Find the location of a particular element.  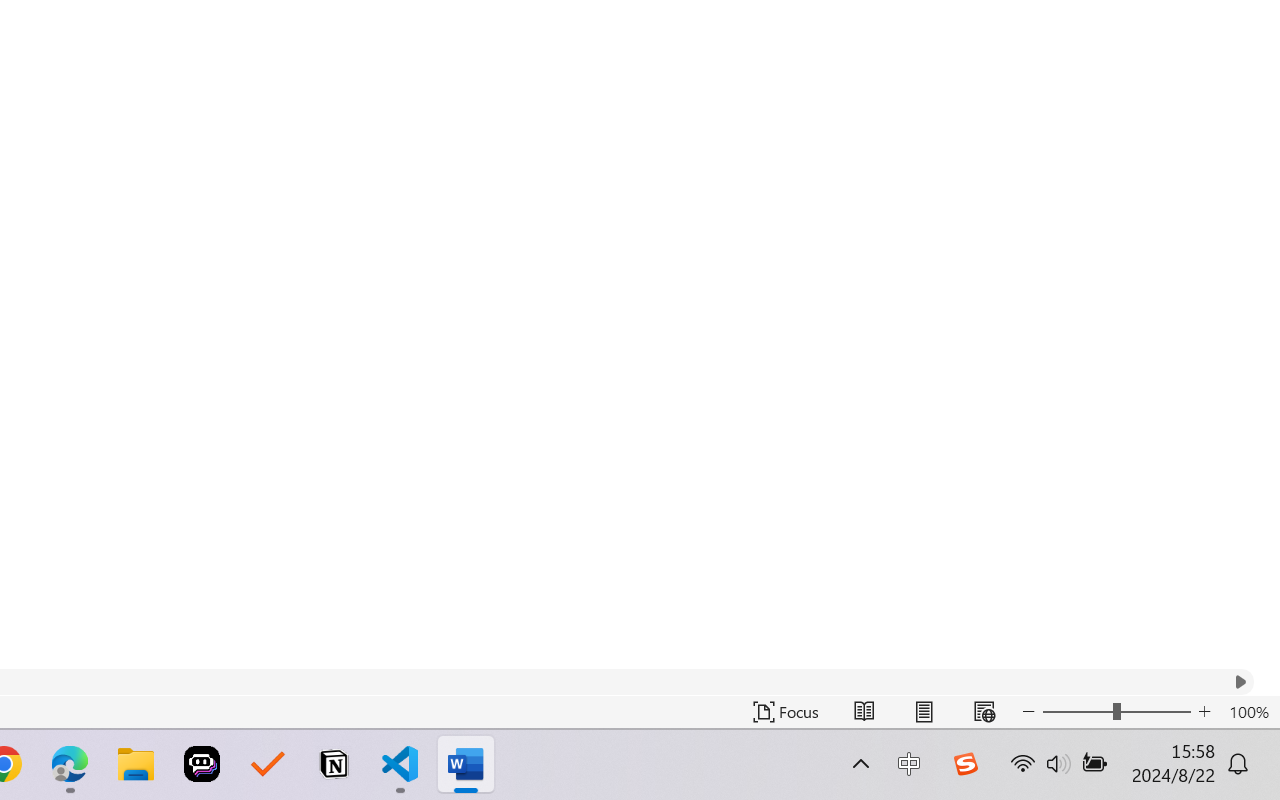

'Zoom 100%' is located at coordinates (1248, 711).